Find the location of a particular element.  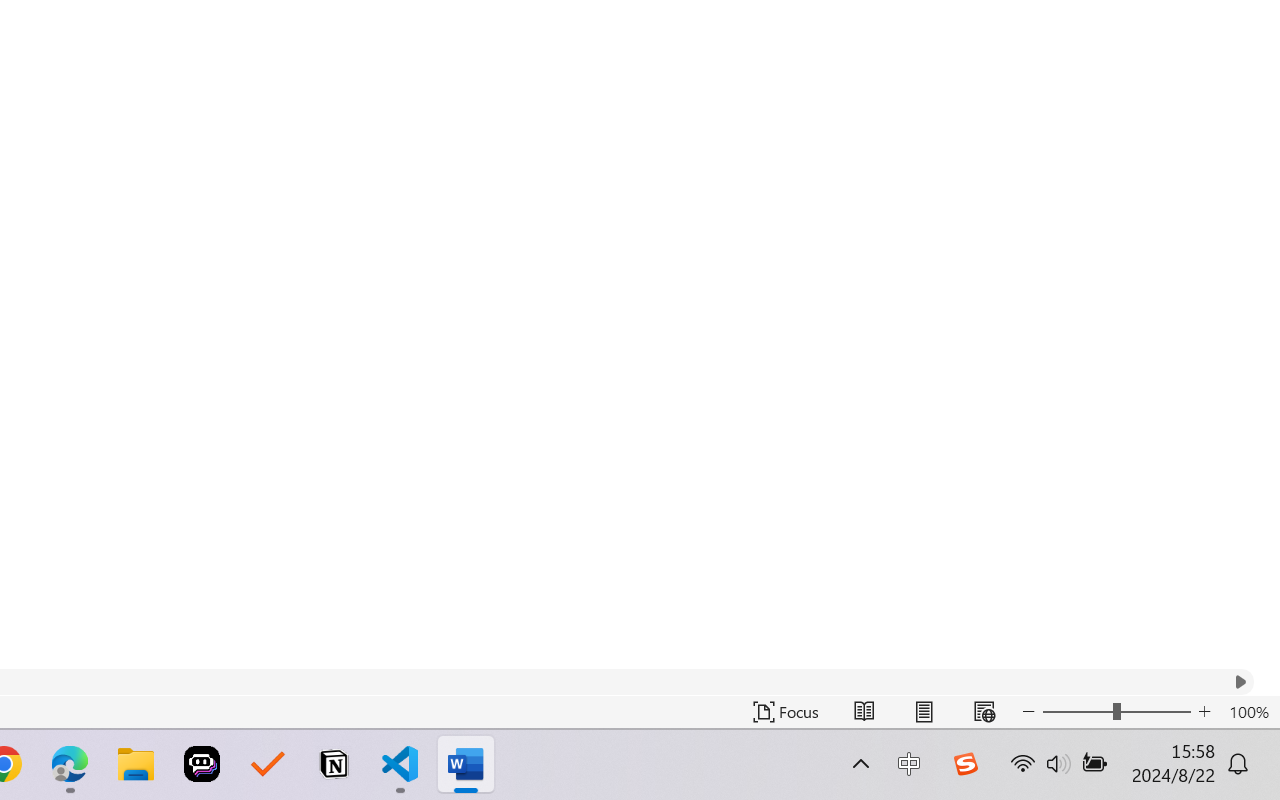

'Zoom 100%' is located at coordinates (1248, 711).